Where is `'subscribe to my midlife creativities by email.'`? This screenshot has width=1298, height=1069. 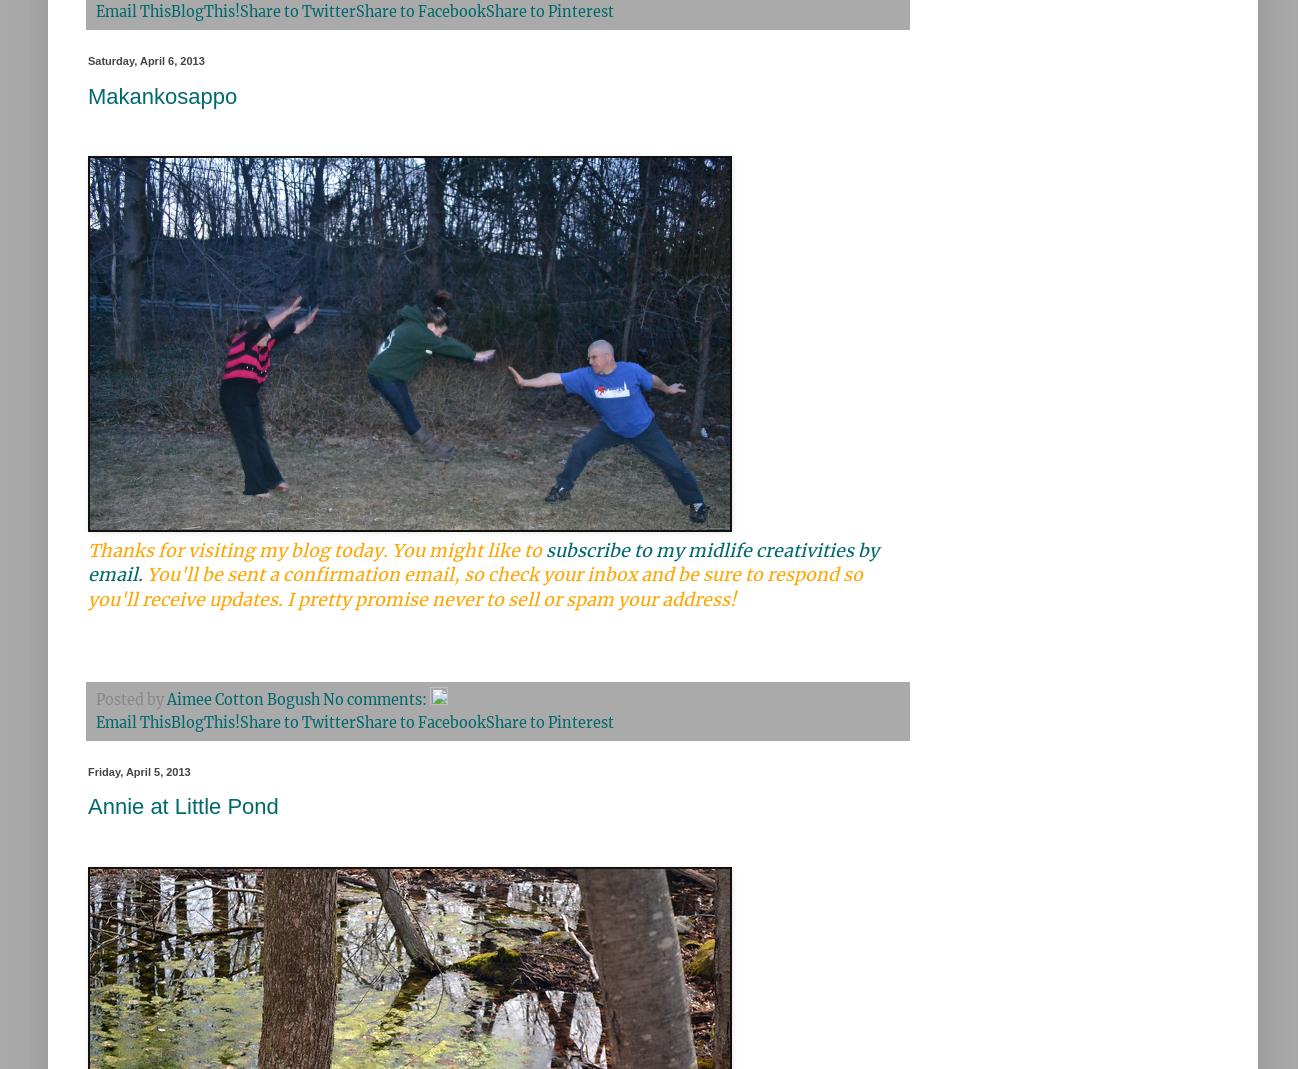
'subscribe to my midlife creativities by email.' is located at coordinates (483, 562).